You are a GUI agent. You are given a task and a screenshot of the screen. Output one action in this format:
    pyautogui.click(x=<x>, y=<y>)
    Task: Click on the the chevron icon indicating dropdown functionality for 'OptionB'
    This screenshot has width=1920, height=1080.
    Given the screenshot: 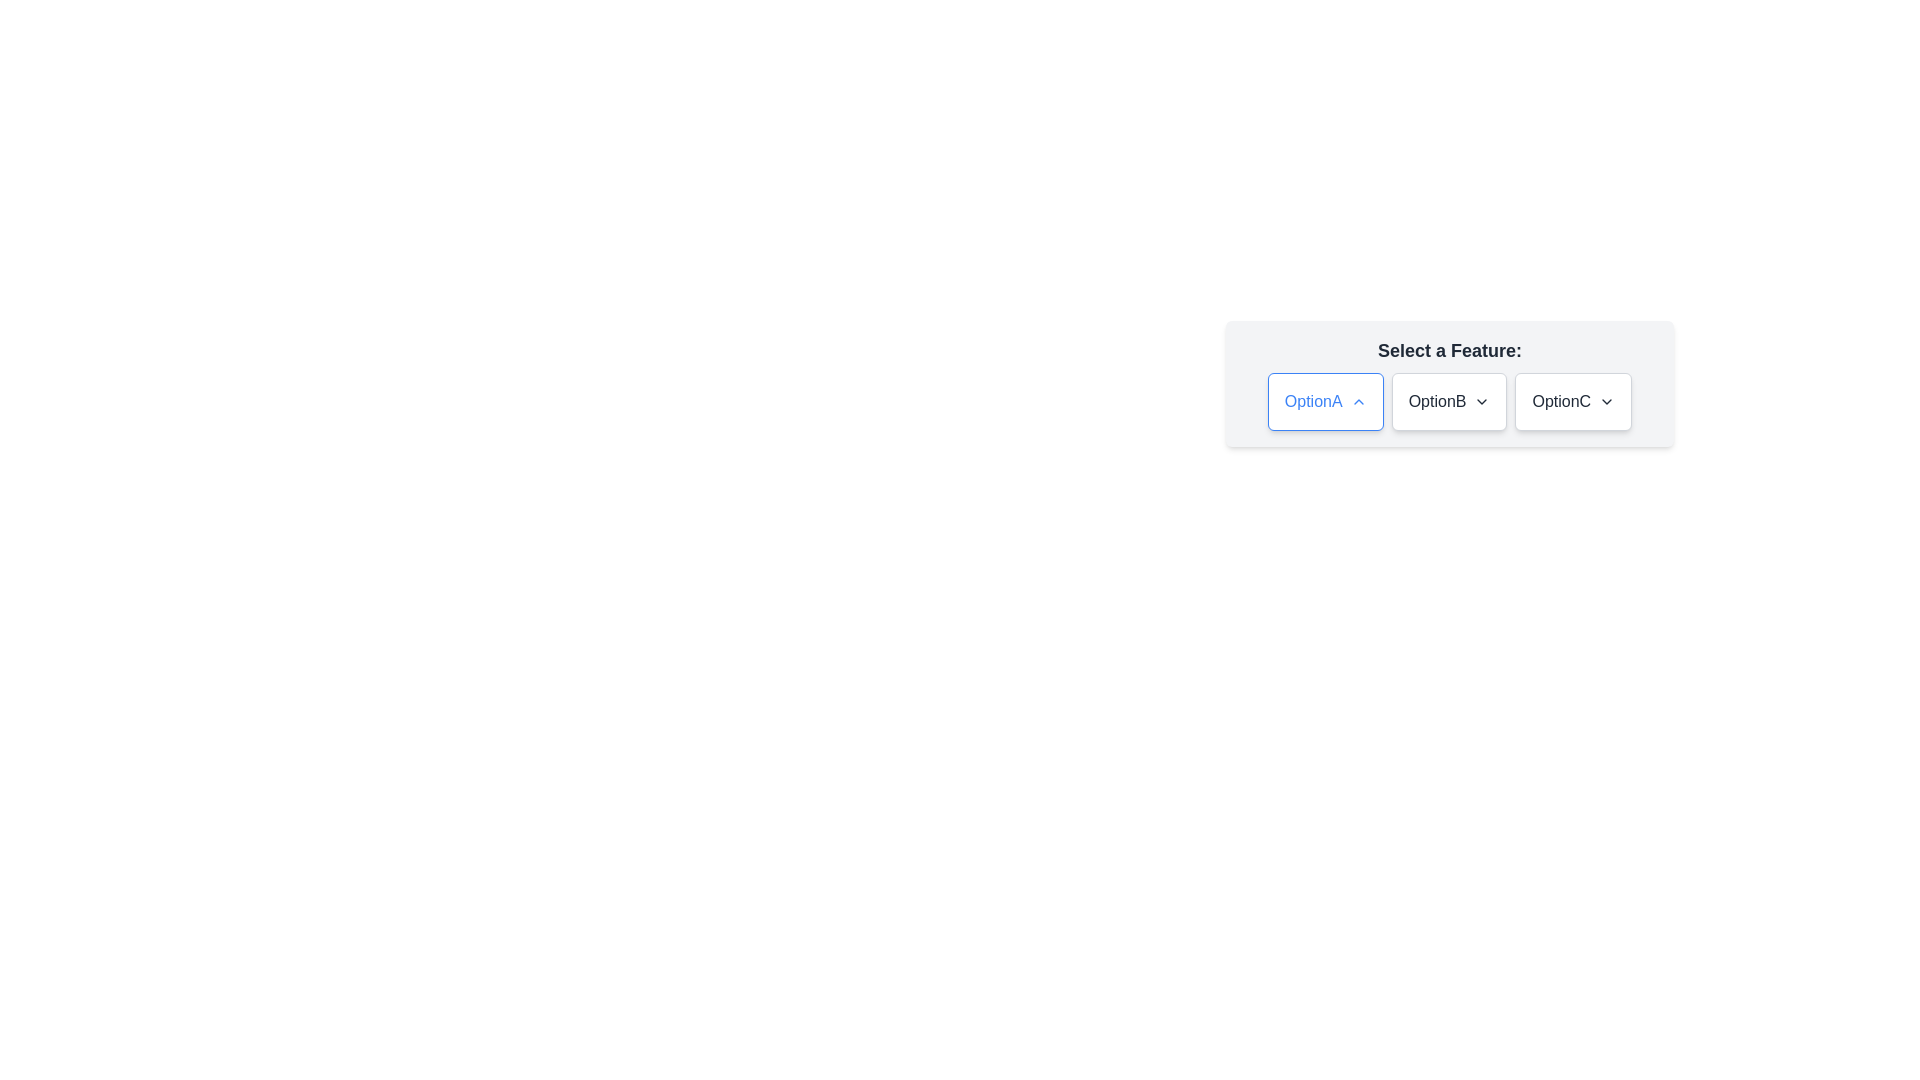 What is the action you would take?
    pyautogui.click(x=1482, y=401)
    